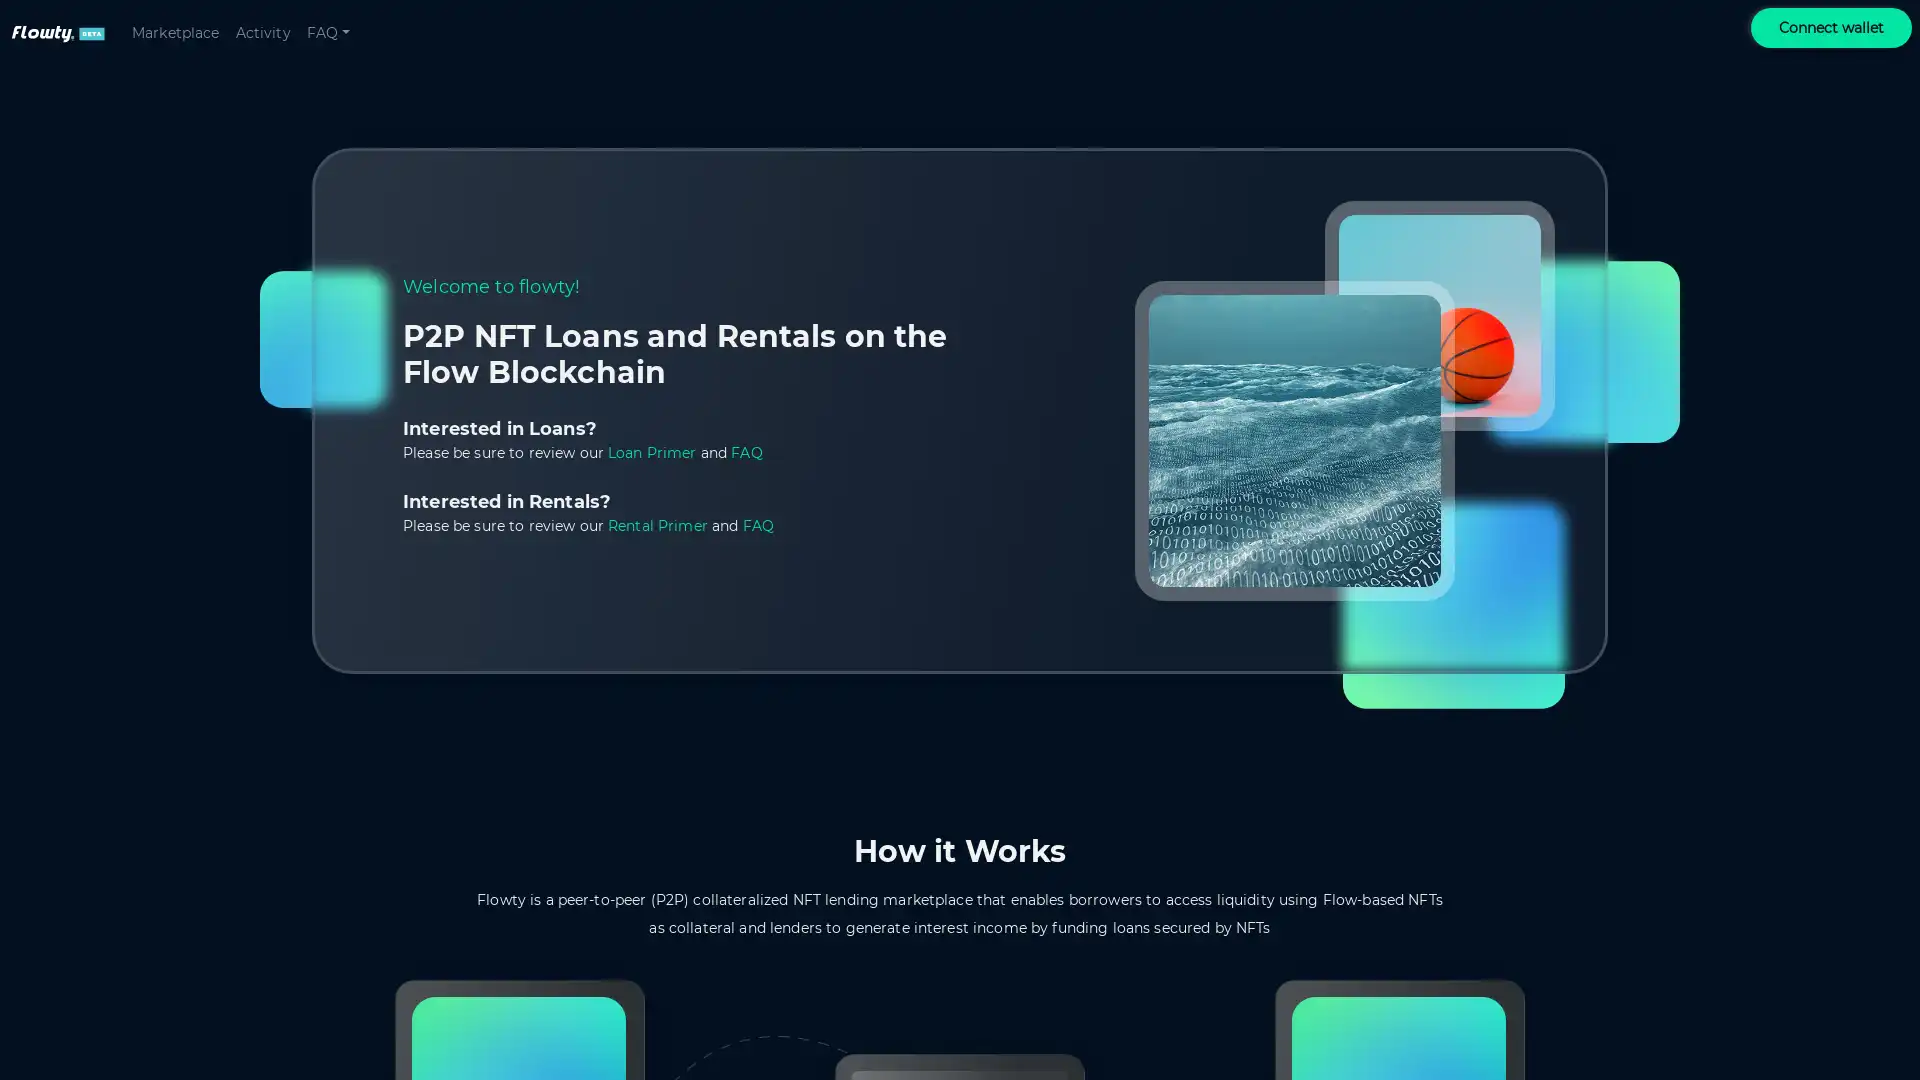 This screenshot has height=1080, width=1920. What do you see at coordinates (261, 32) in the screenshot?
I see `Activity` at bounding box center [261, 32].